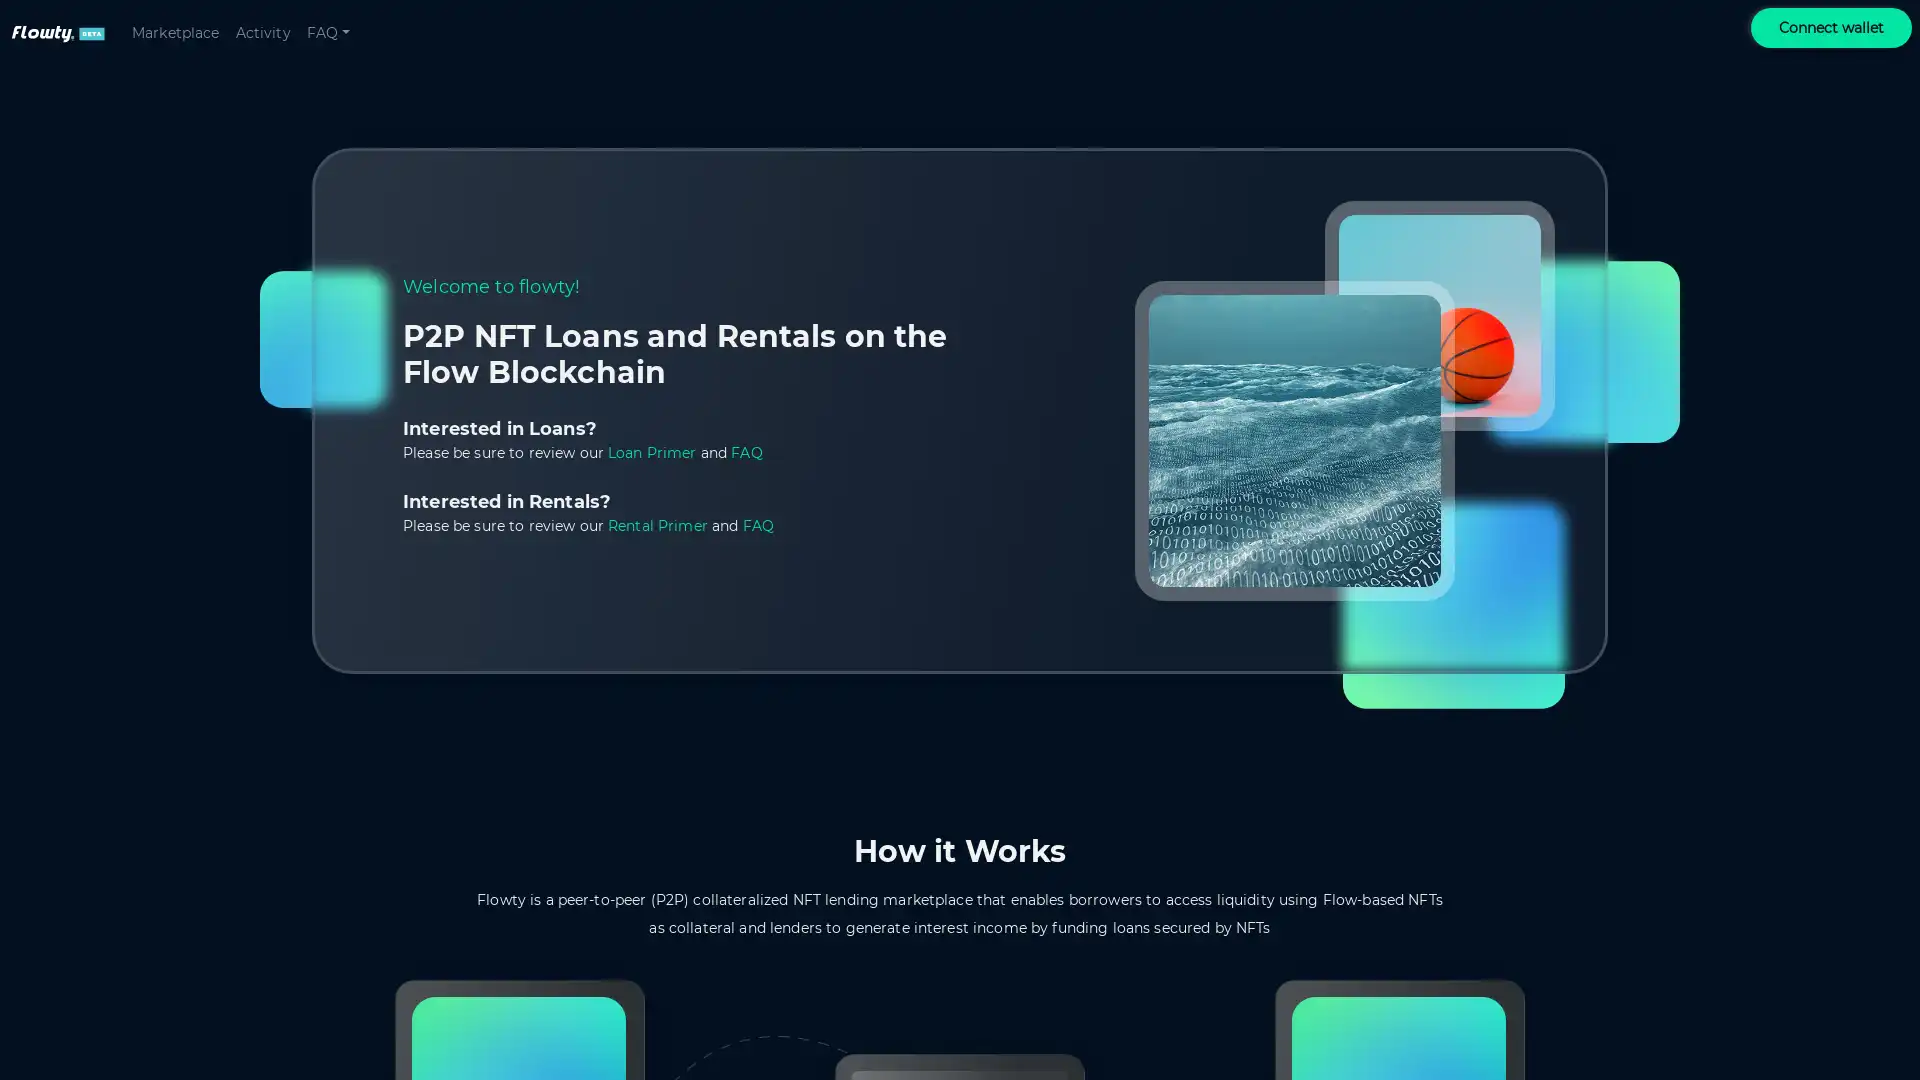 This screenshot has height=1080, width=1920. What do you see at coordinates (261, 32) in the screenshot?
I see `Activity` at bounding box center [261, 32].